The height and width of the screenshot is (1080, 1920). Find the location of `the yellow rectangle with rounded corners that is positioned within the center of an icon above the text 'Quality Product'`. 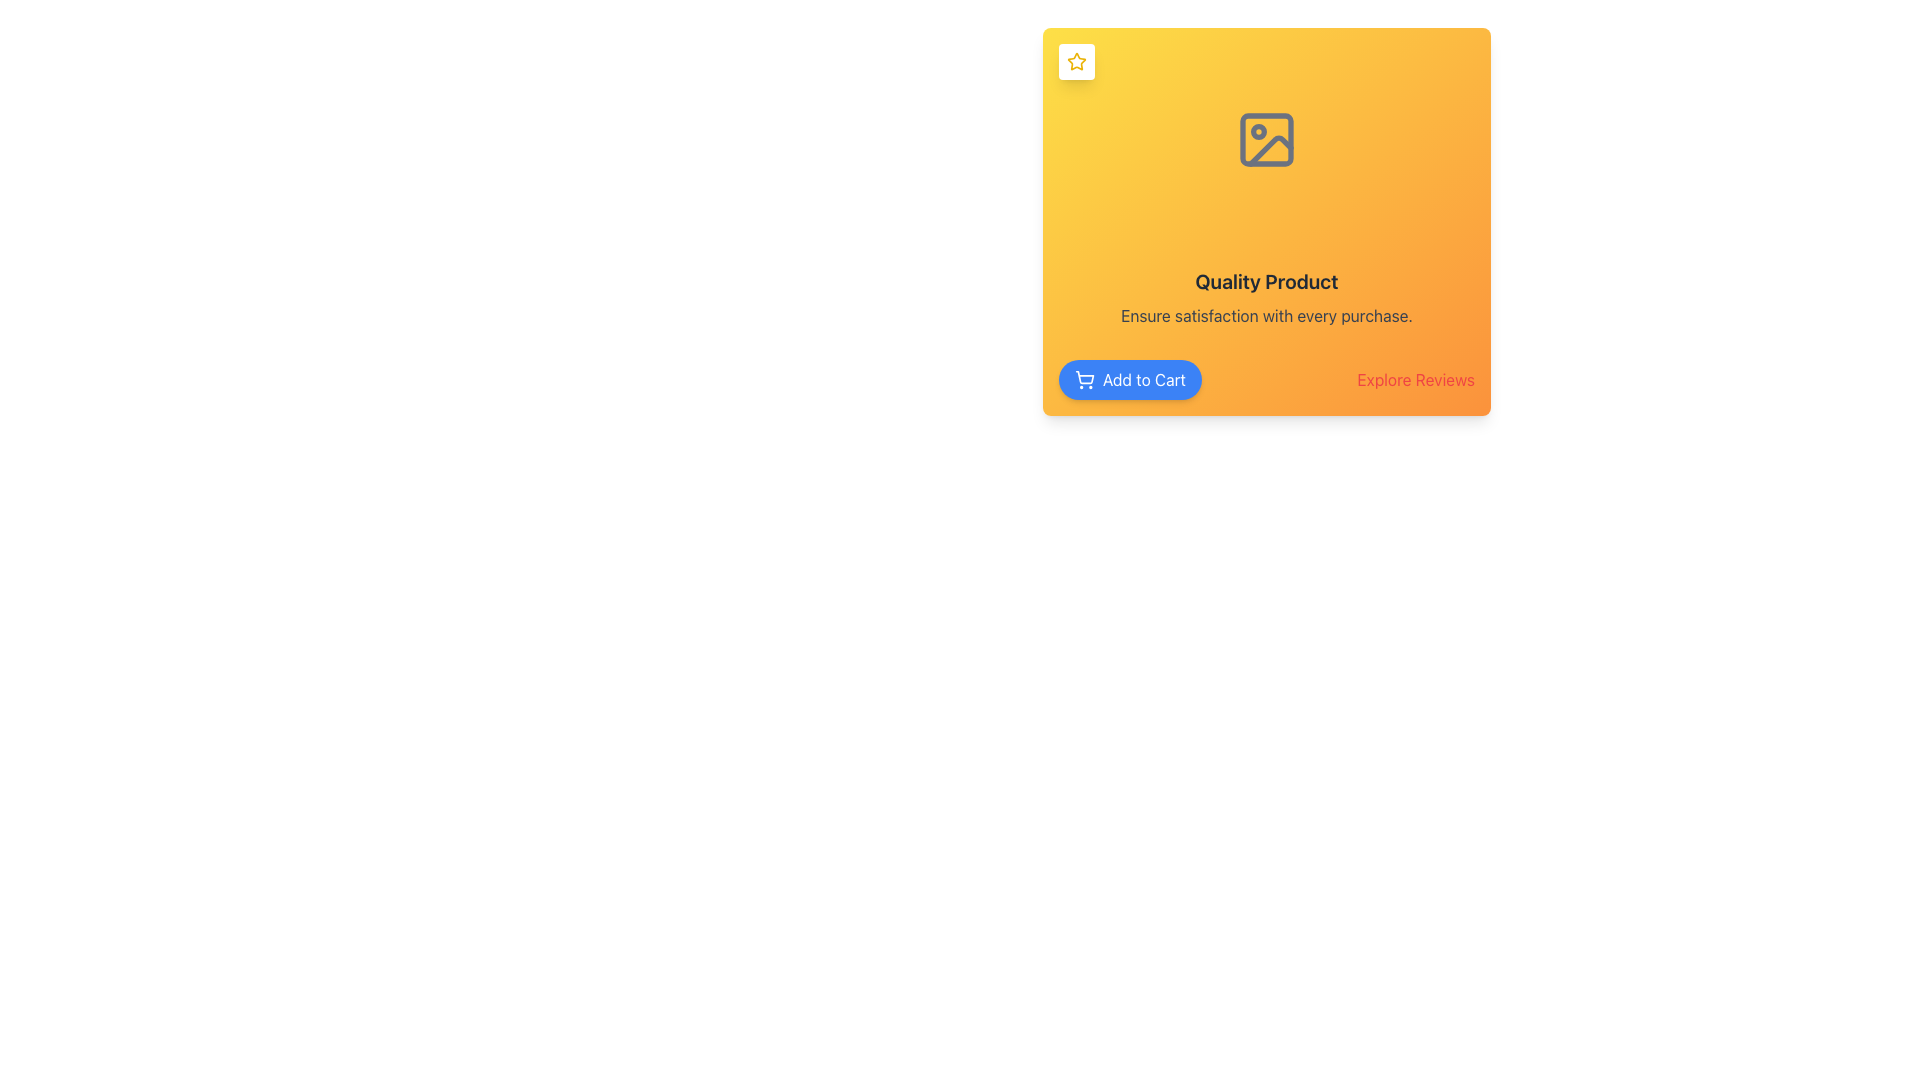

the yellow rectangle with rounded corners that is positioned within the center of an icon above the text 'Quality Product' is located at coordinates (1266, 138).